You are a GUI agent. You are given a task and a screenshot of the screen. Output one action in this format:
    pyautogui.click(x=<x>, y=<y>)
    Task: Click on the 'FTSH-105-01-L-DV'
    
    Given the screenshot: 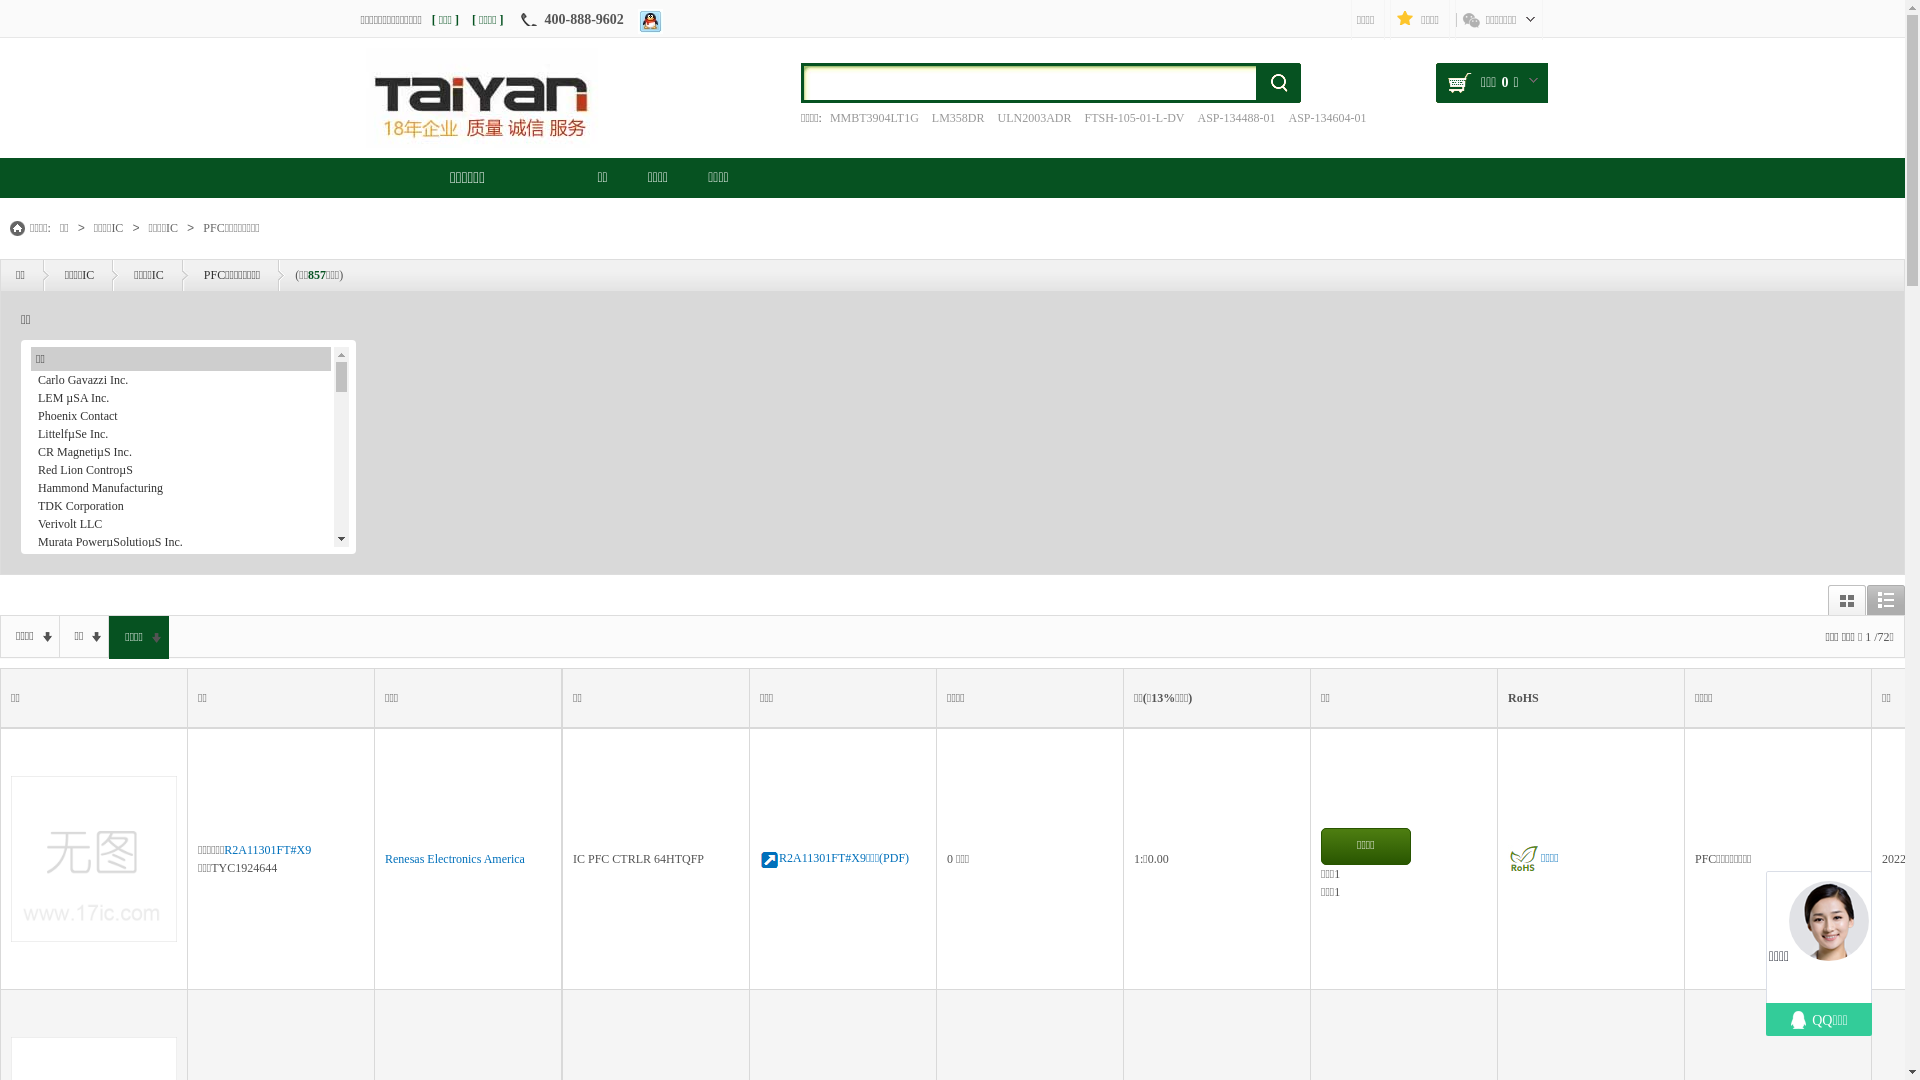 What is the action you would take?
    pyautogui.click(x=1133, y=118)
    